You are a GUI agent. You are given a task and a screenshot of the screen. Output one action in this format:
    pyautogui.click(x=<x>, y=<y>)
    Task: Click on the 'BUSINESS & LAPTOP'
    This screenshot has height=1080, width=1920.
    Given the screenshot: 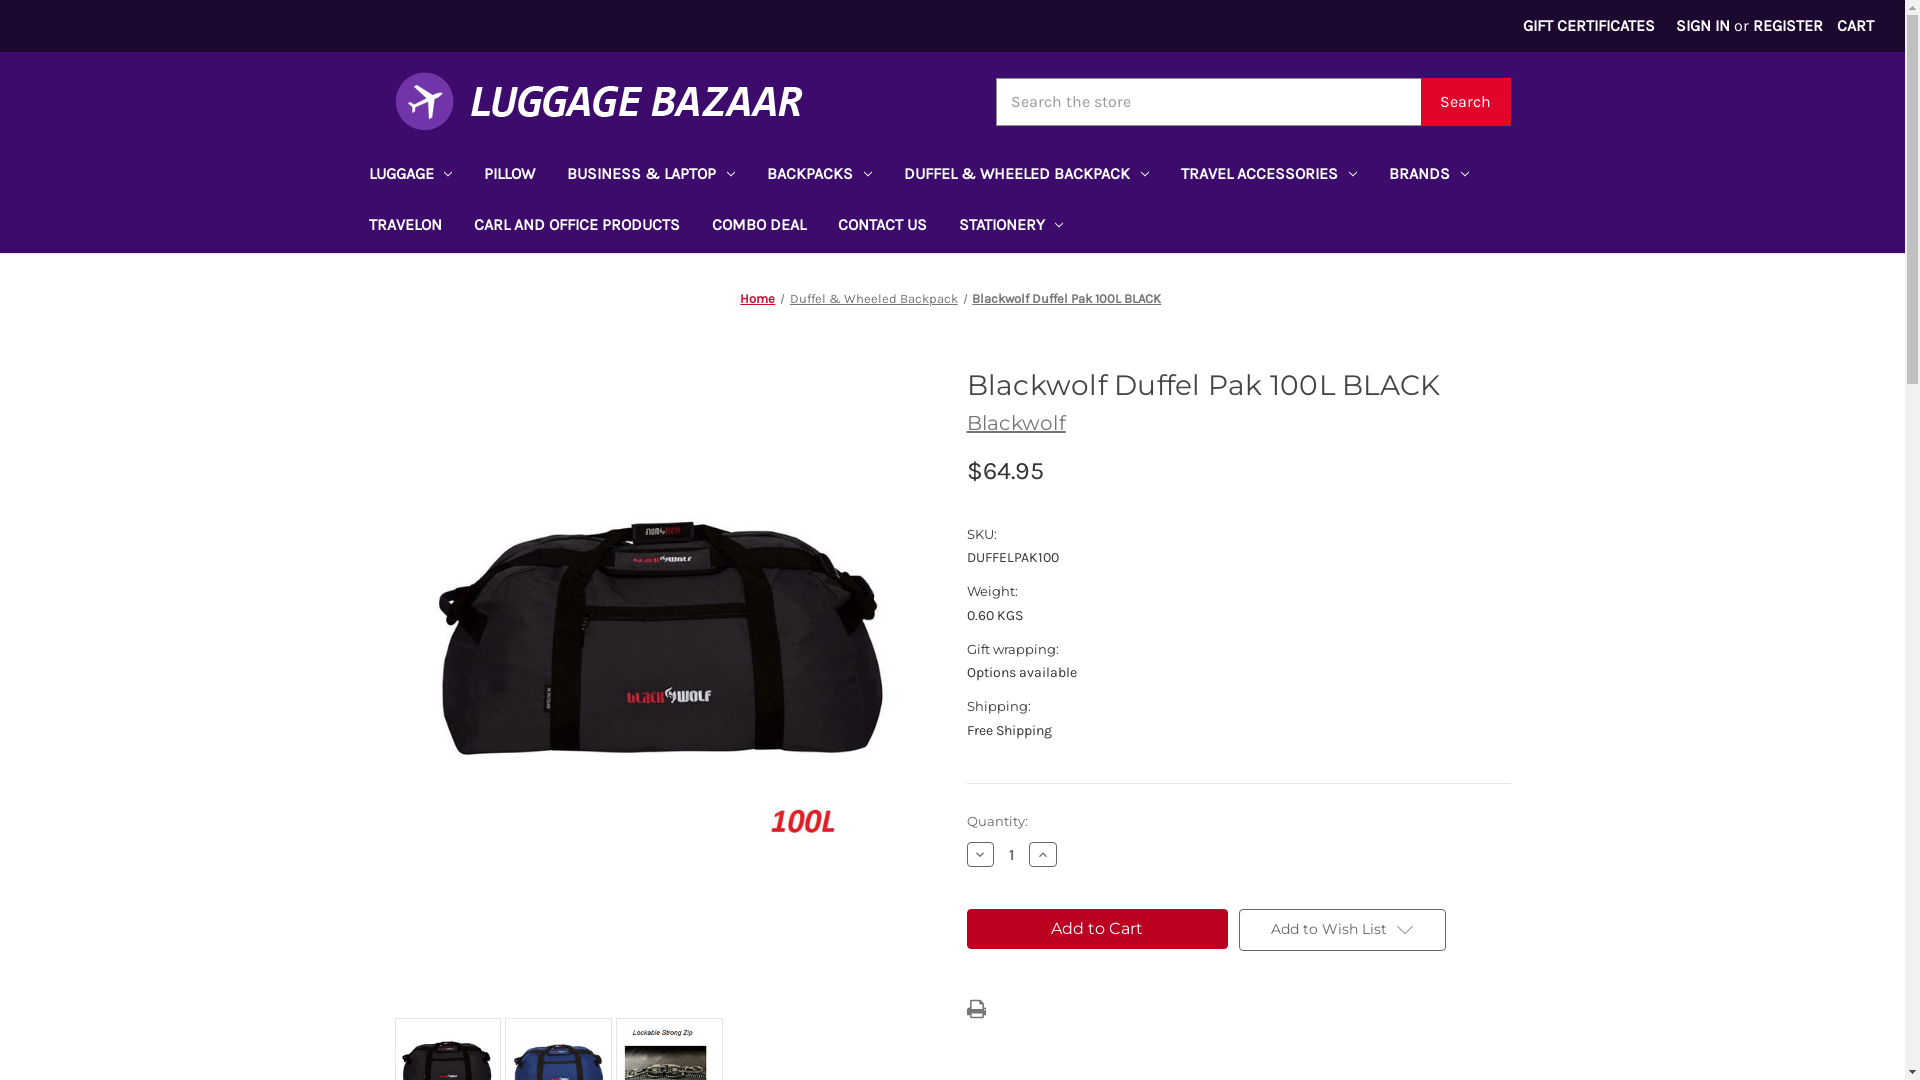 What is the action you would take?
    pyautogui.click(x=651, y=175)
    